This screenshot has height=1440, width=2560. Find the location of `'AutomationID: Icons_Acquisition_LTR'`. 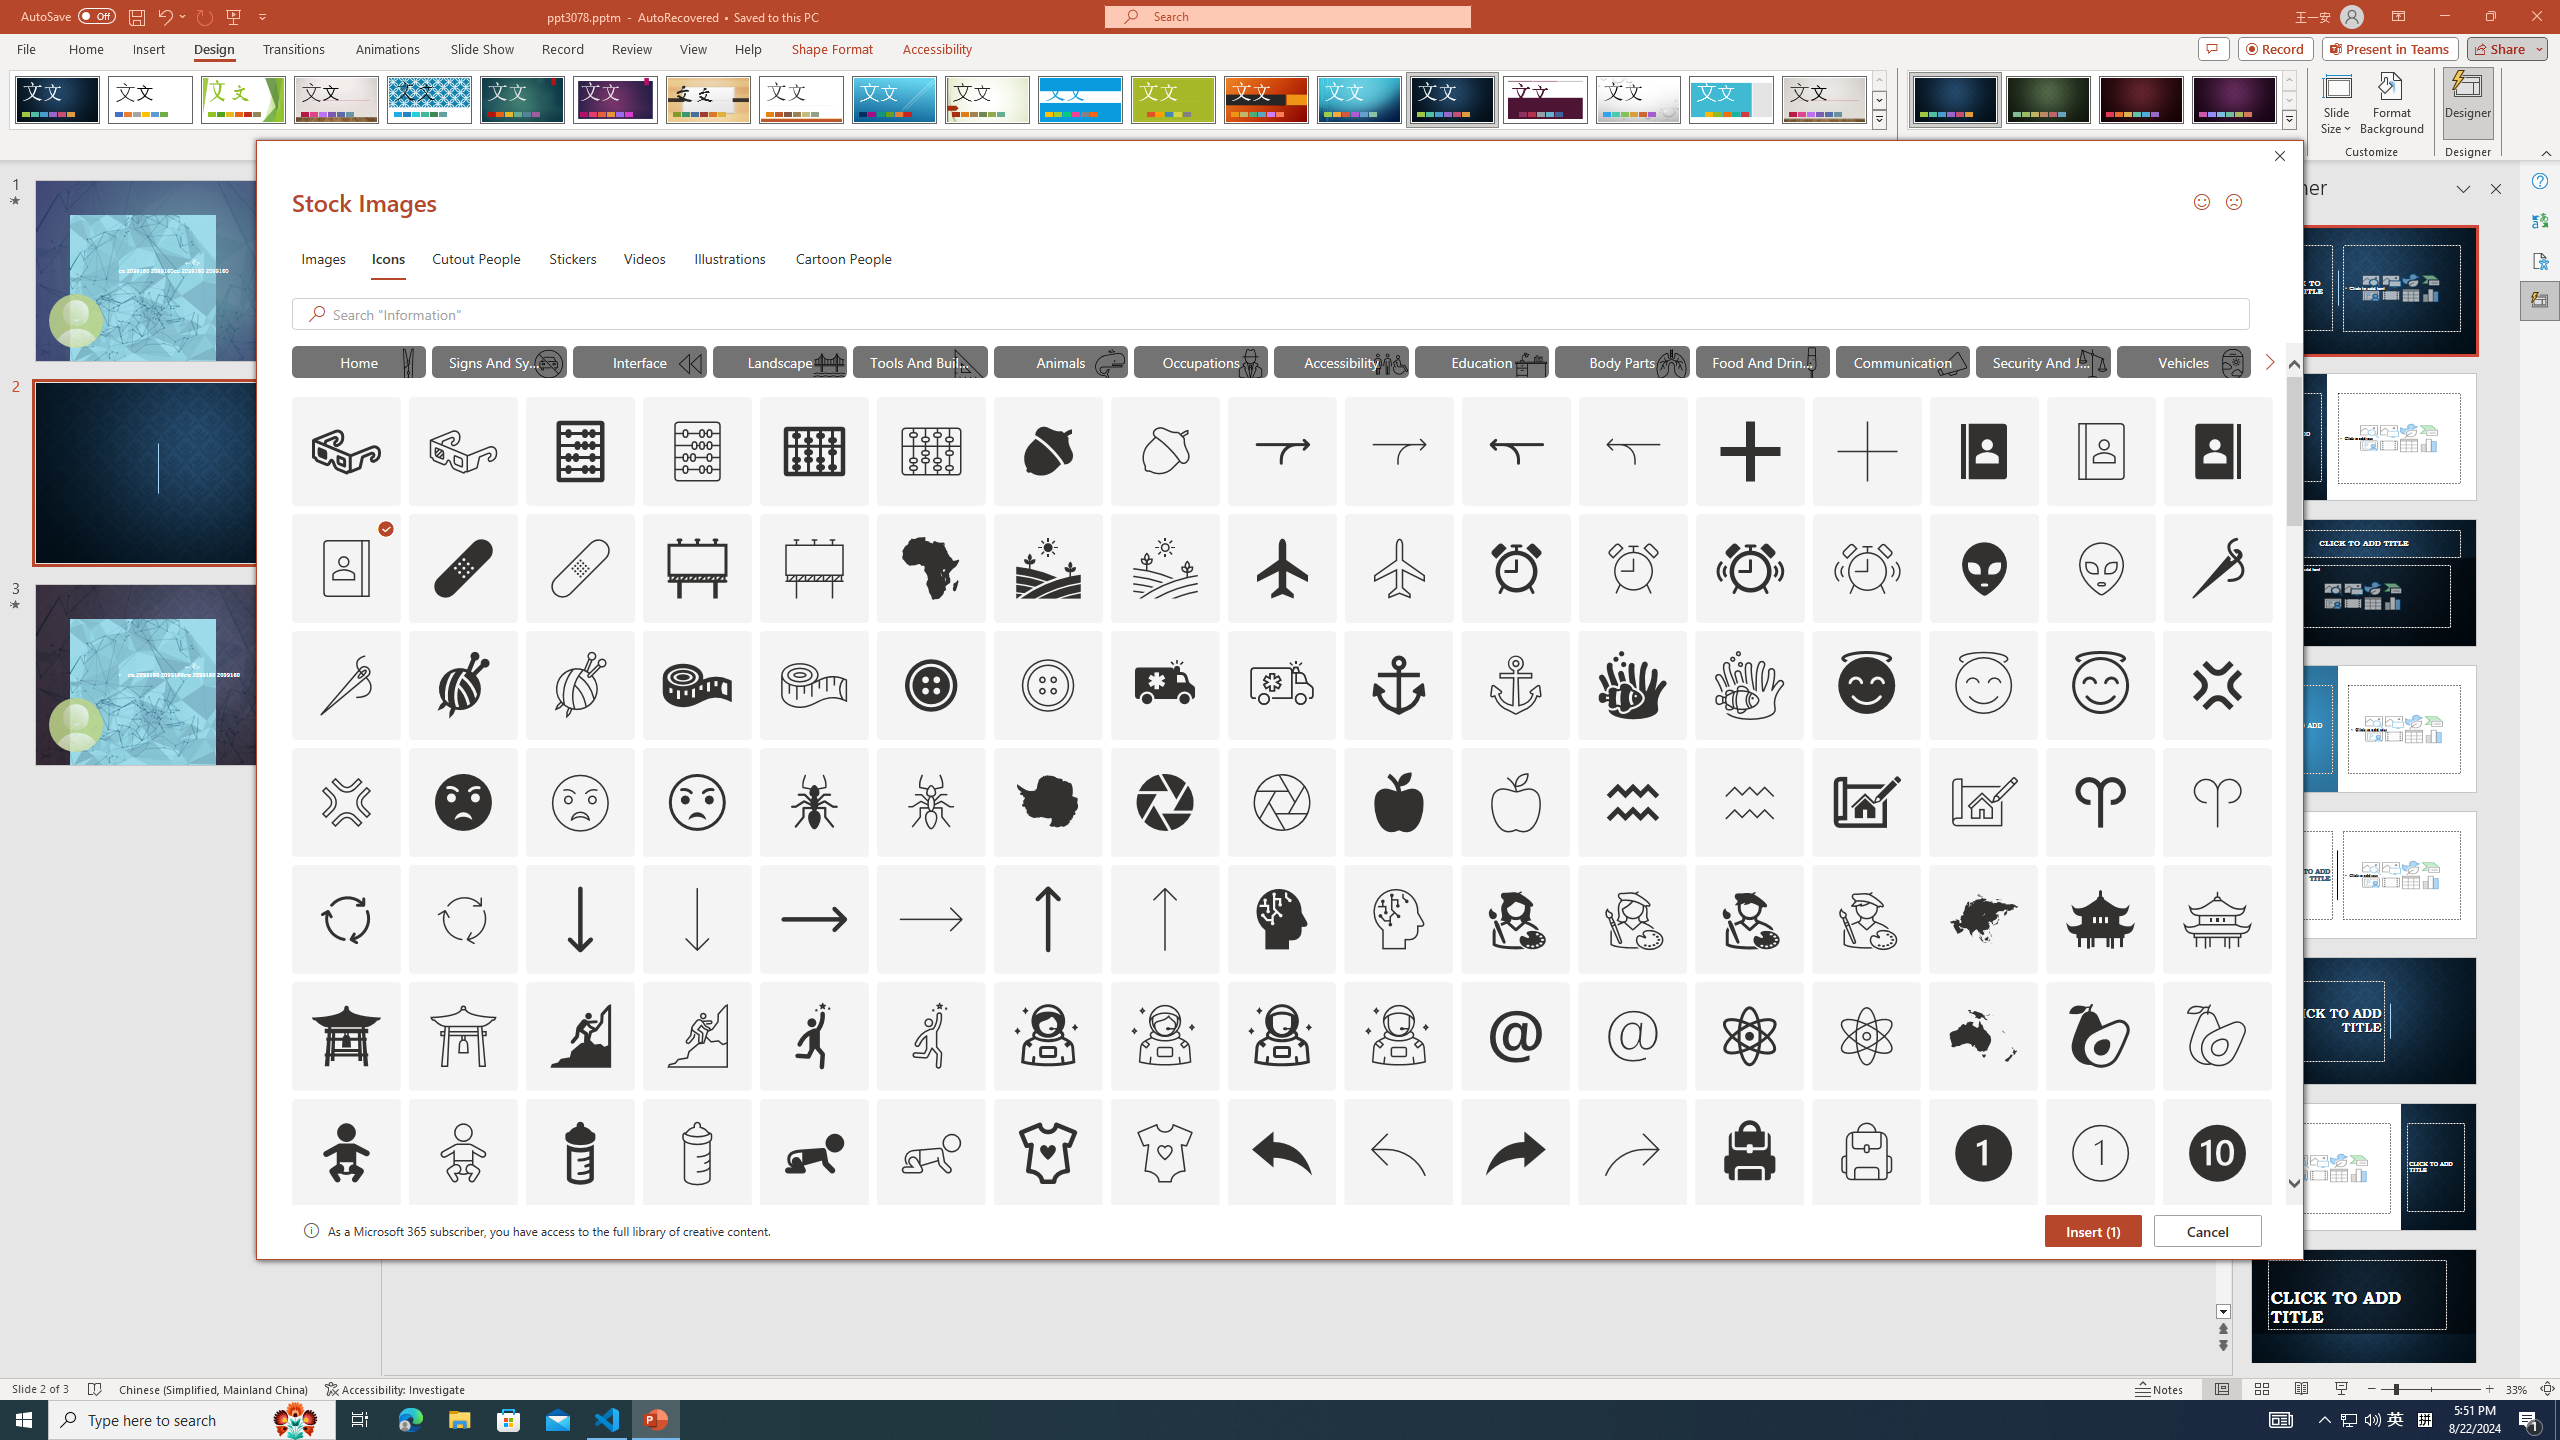

'AutomationID: Icons_Acquisition_LTR' is located at coordinates (1281, 451).